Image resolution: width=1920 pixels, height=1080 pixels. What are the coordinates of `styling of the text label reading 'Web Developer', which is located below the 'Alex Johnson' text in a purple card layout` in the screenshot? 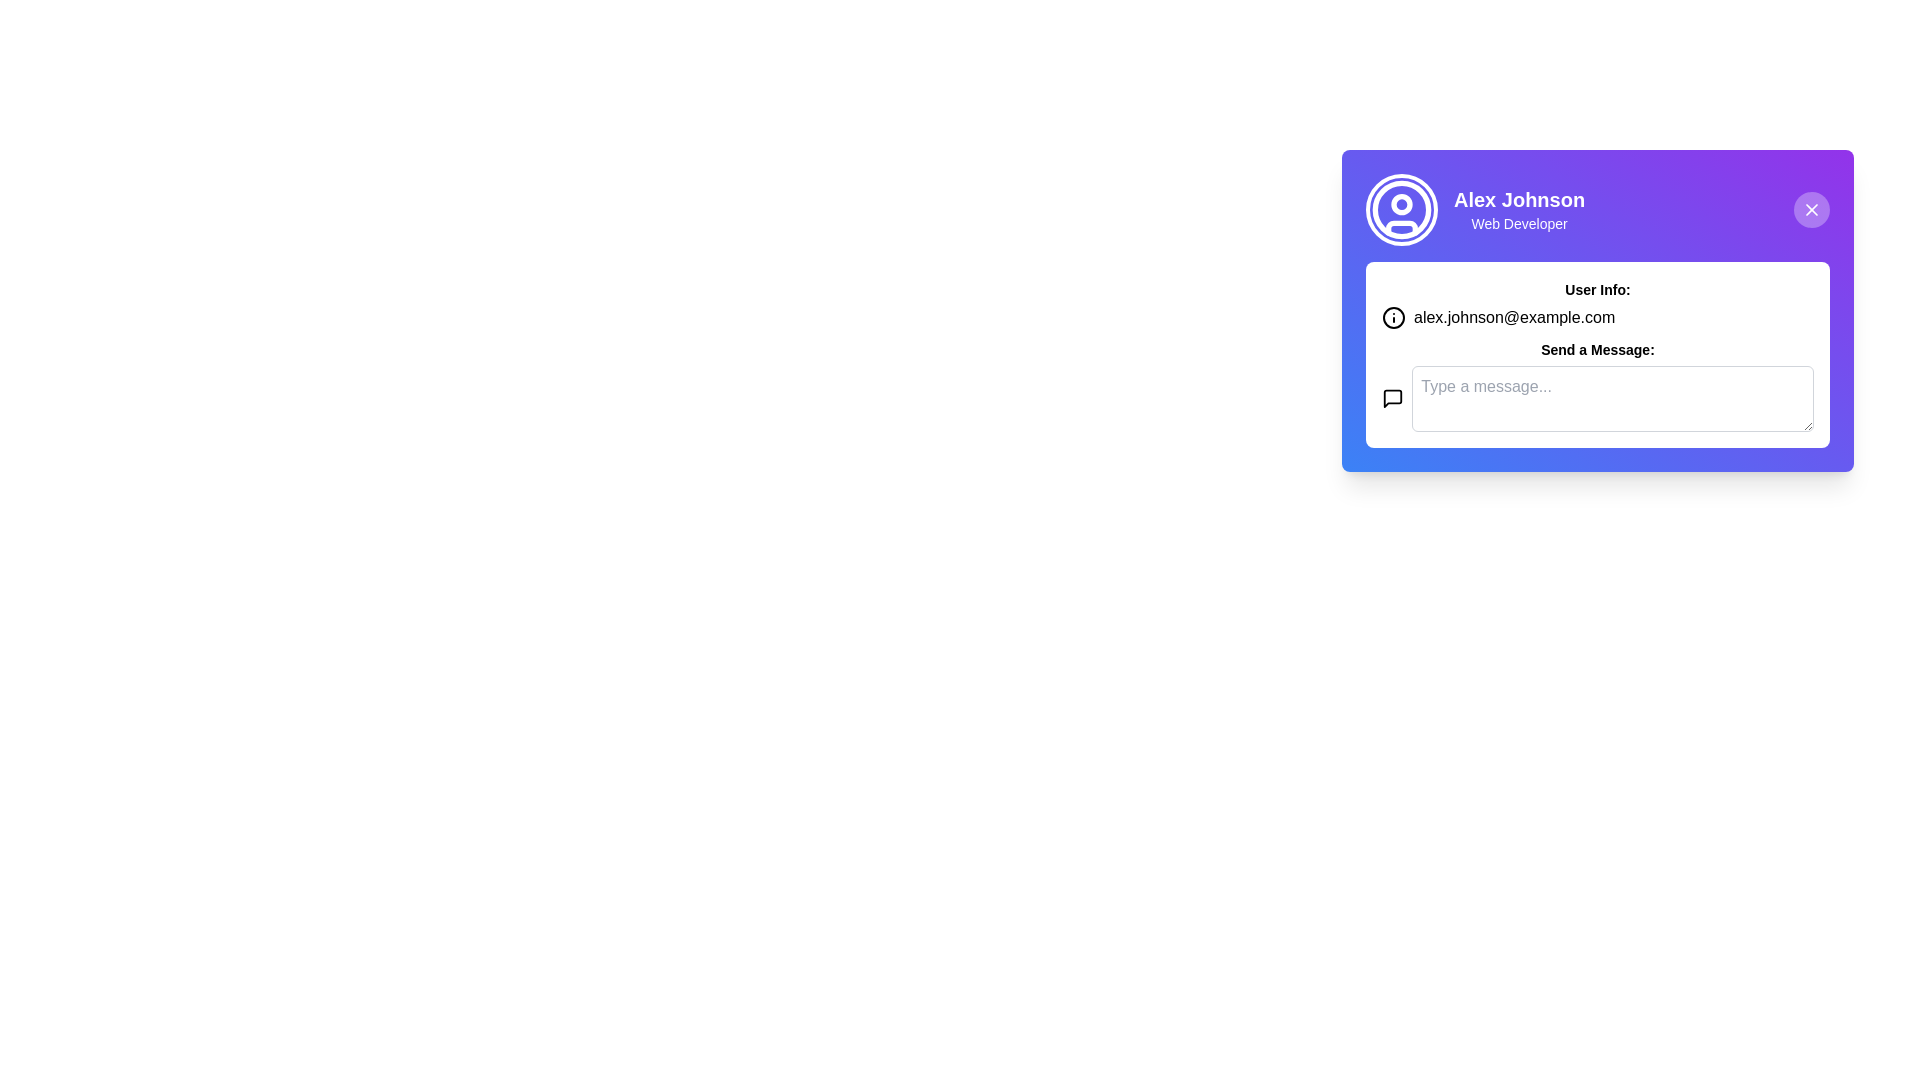 It's located at (1519, 223).